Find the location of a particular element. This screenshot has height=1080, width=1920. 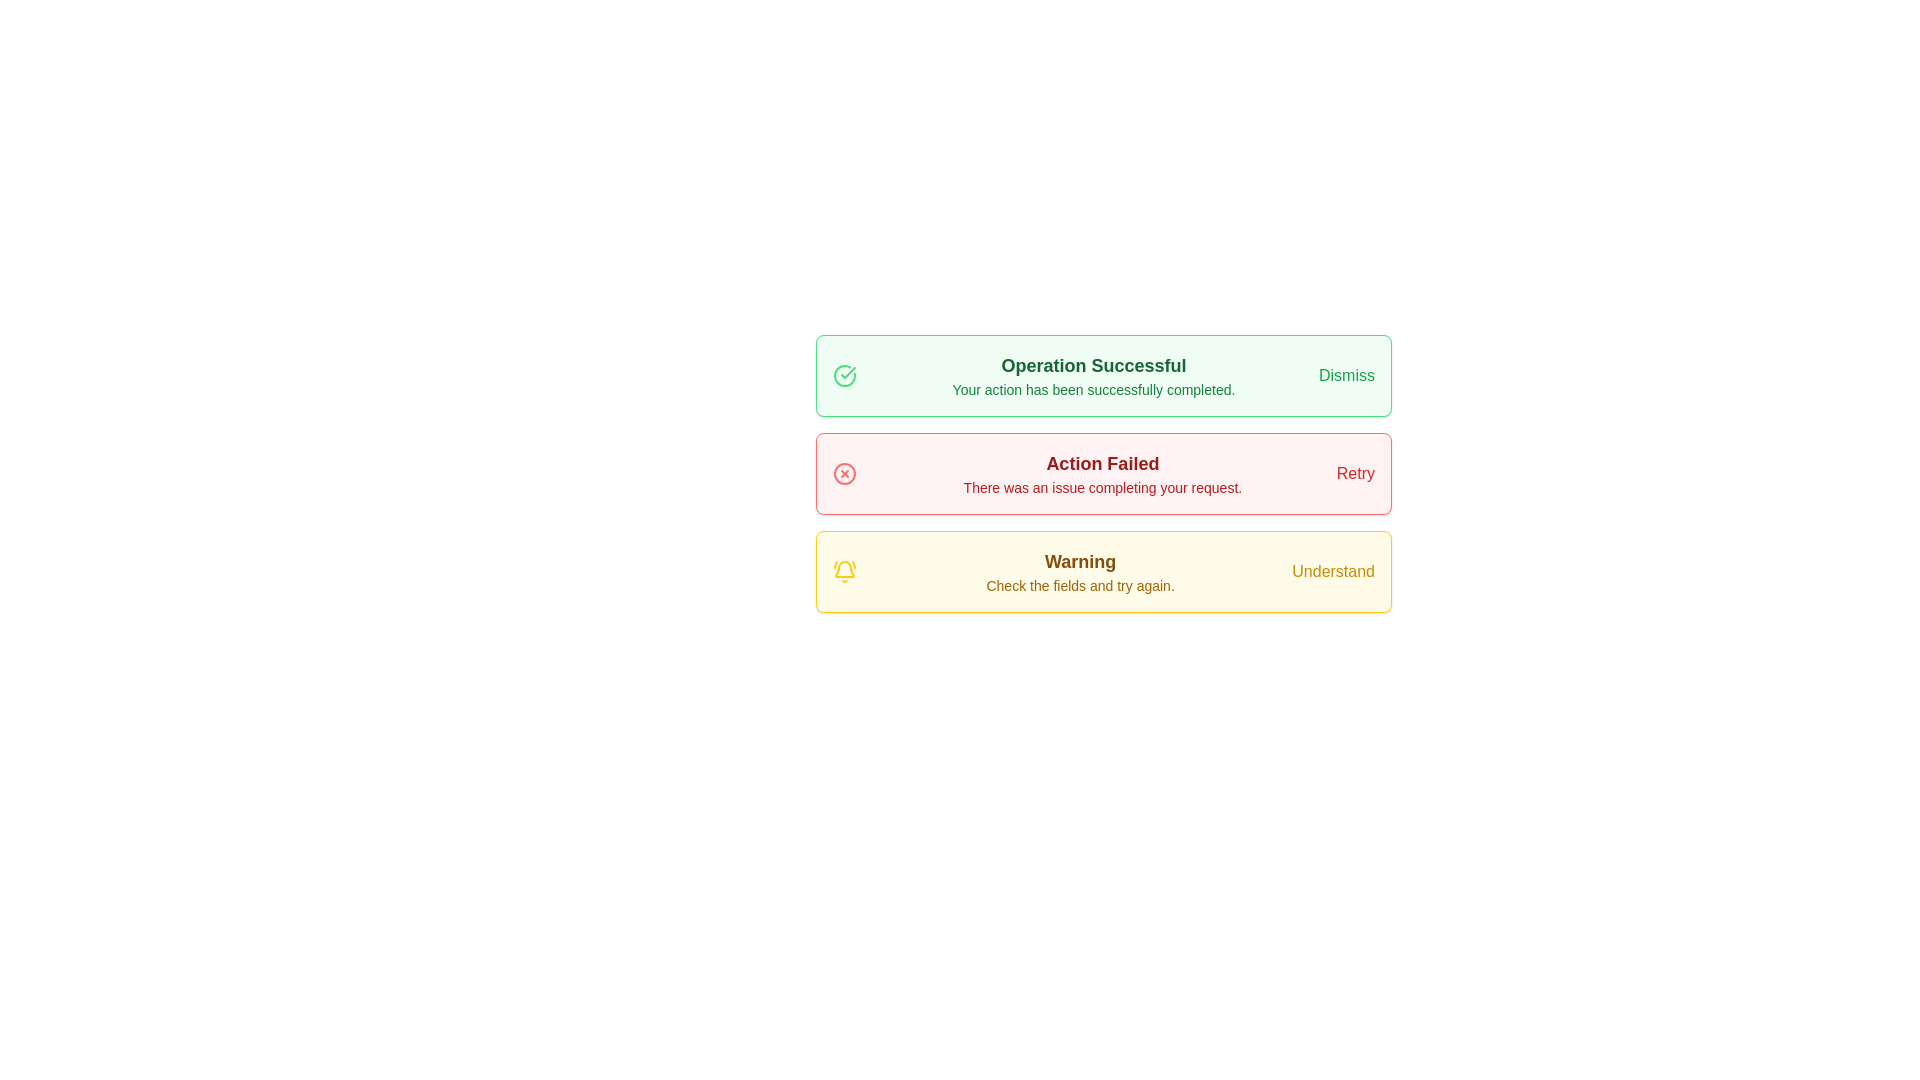

the warning title text in the yellow notification box that alerts the user about a specific issue is located at coordinates (1079, 562).